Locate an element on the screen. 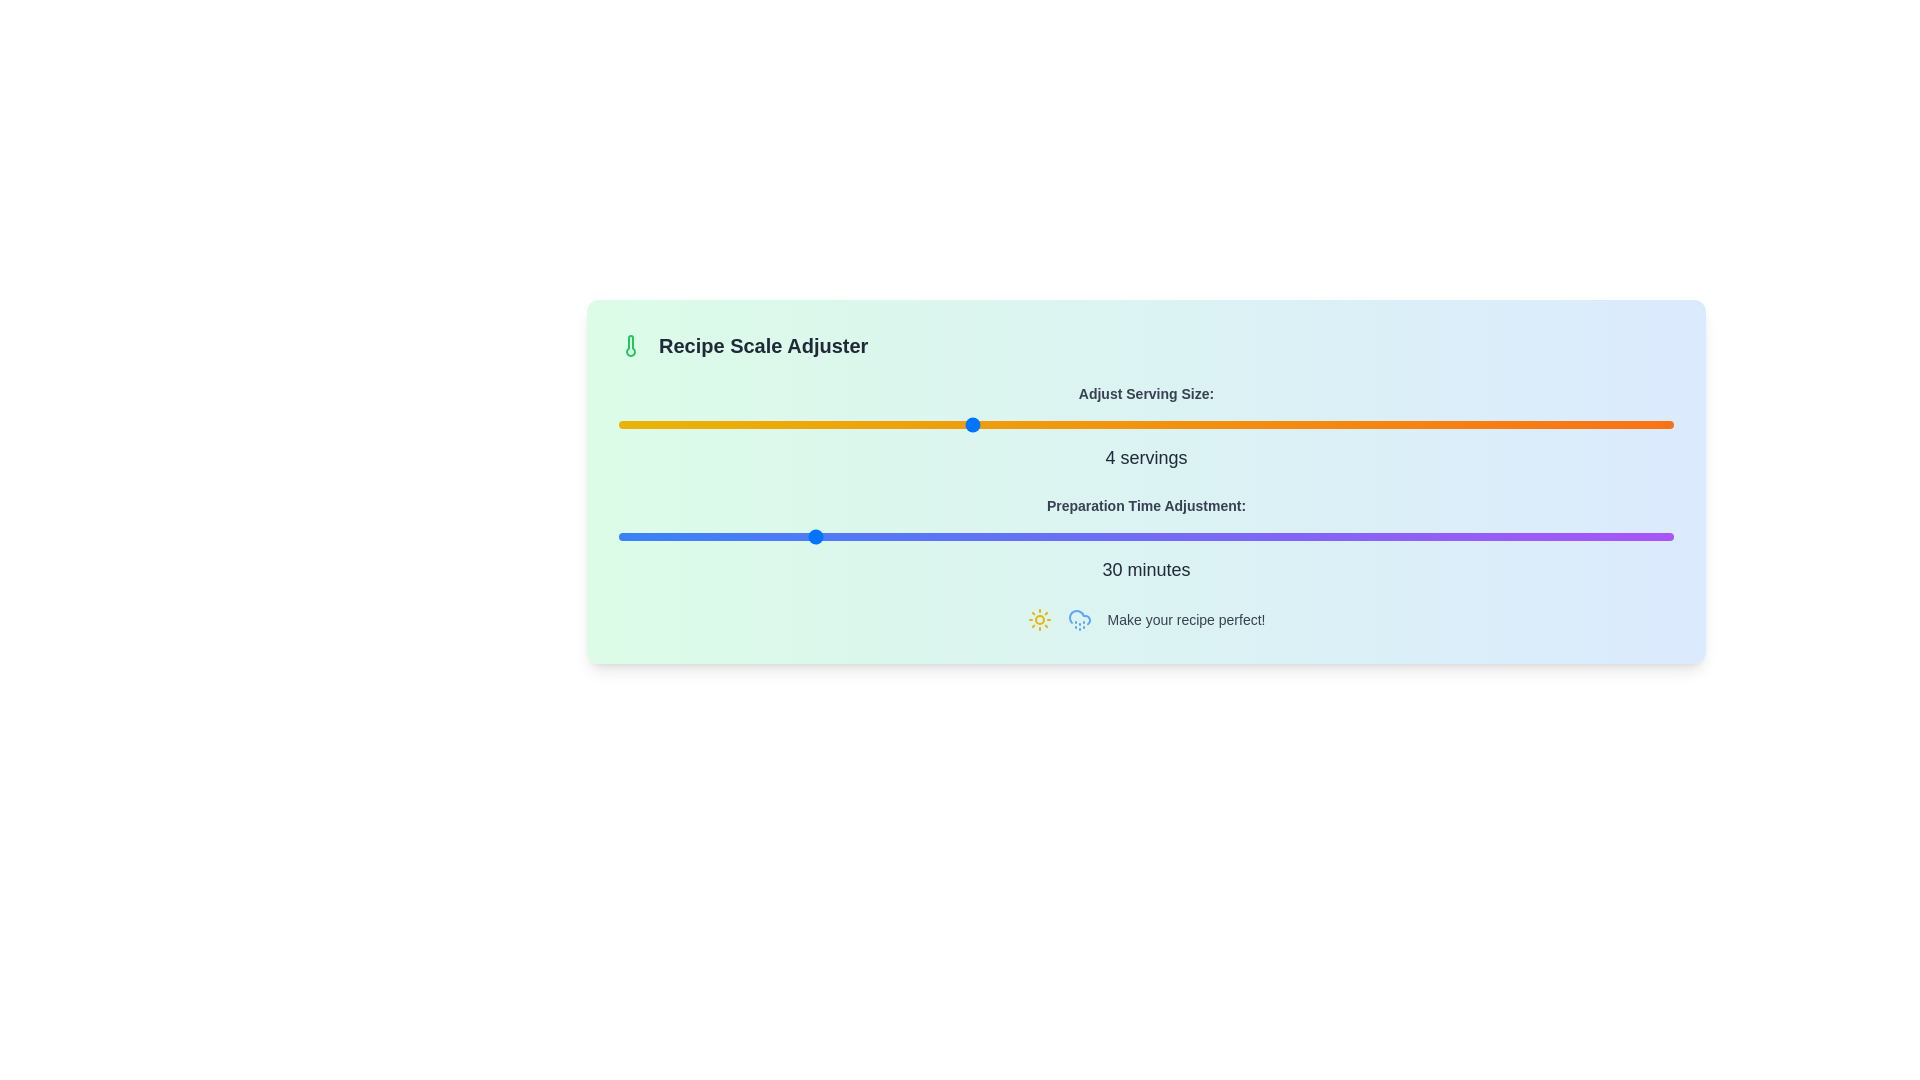 This screenshot has width=1920, height=1080. preparation time adjustment is located at coordinates (1088, 535).